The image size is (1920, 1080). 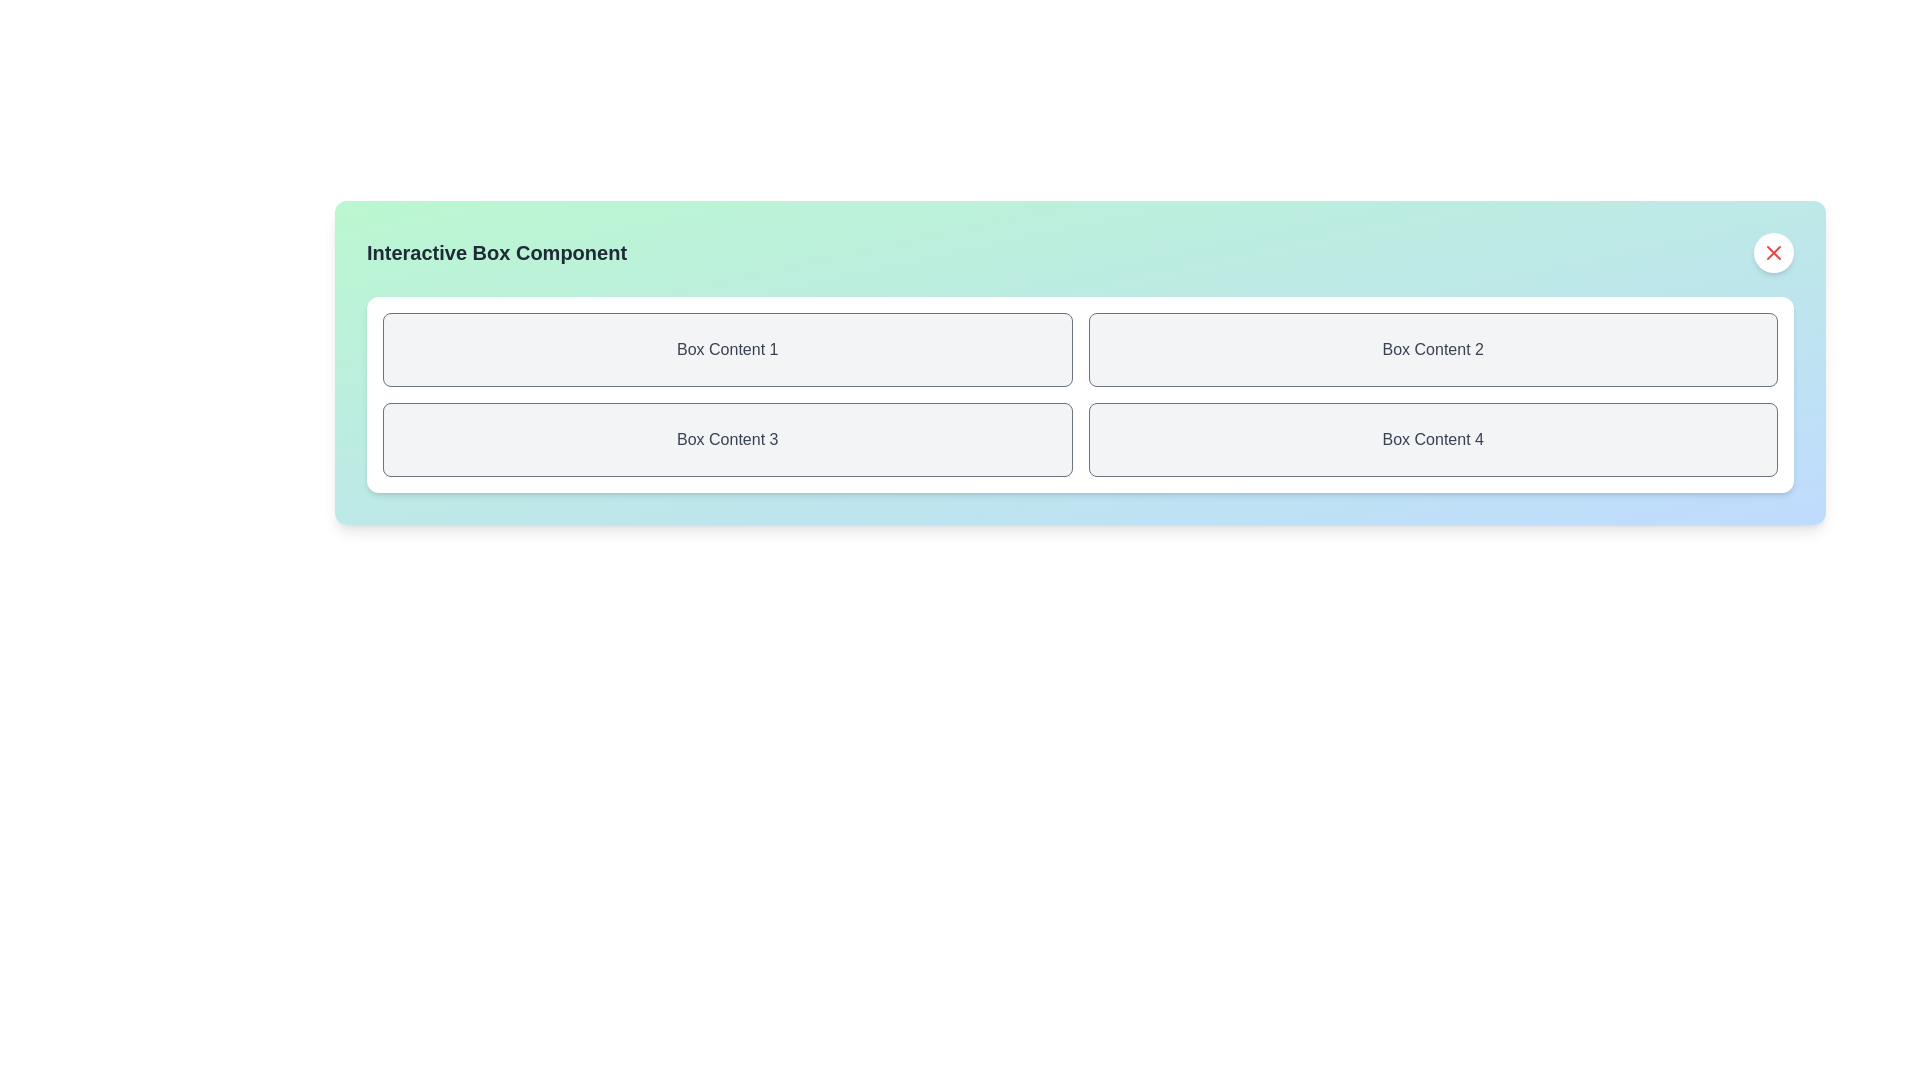 What do you see at coordinates (726, 438) in the screenshot?
I see `the text label element displaying 'Box Content 3', which is styled in gray and located in the first cell of the second row of a 2x2 grid layout` at bounding box center [726, 438].